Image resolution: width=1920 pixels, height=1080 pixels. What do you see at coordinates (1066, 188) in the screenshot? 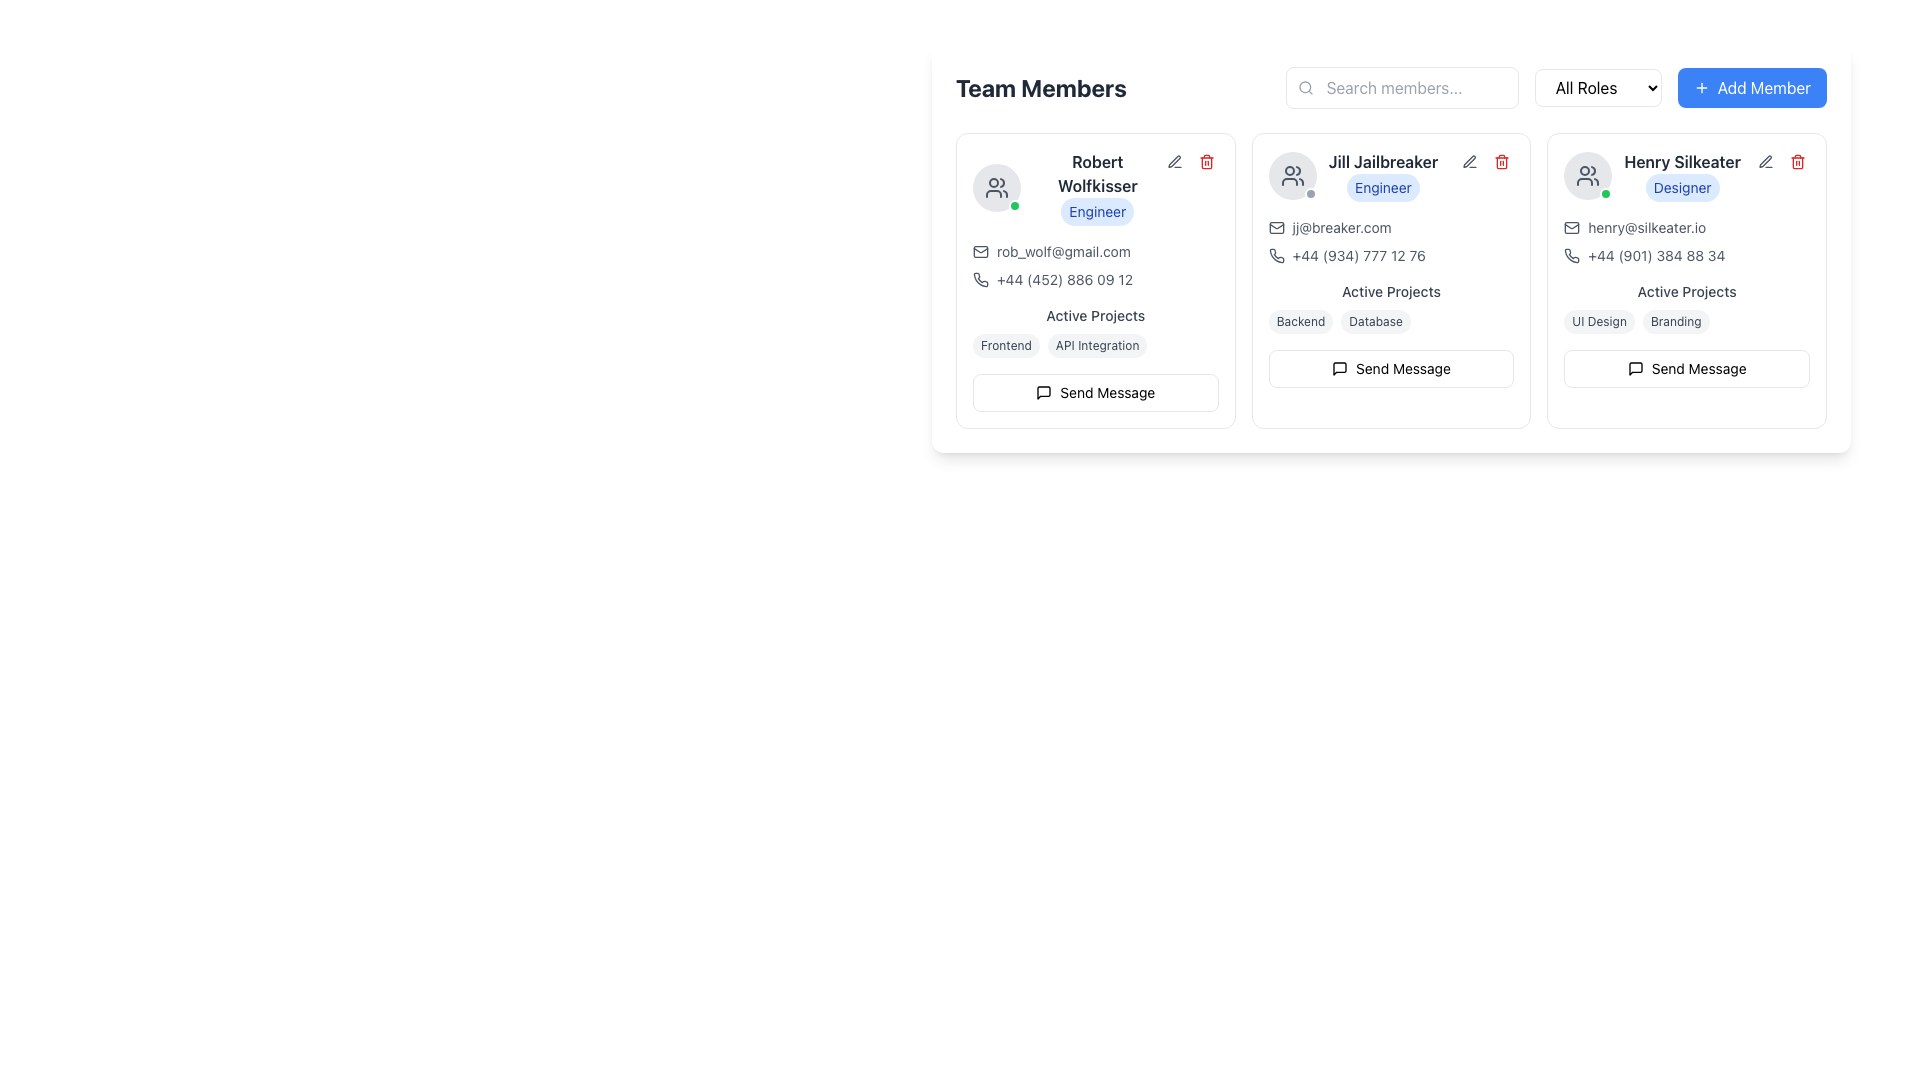
I see `text from the Profile information display containing 'Robert Wolfkisser' and the label 'Engineer' located in the first card of the 'Team Members' section` at bounding box center [1066, 188].